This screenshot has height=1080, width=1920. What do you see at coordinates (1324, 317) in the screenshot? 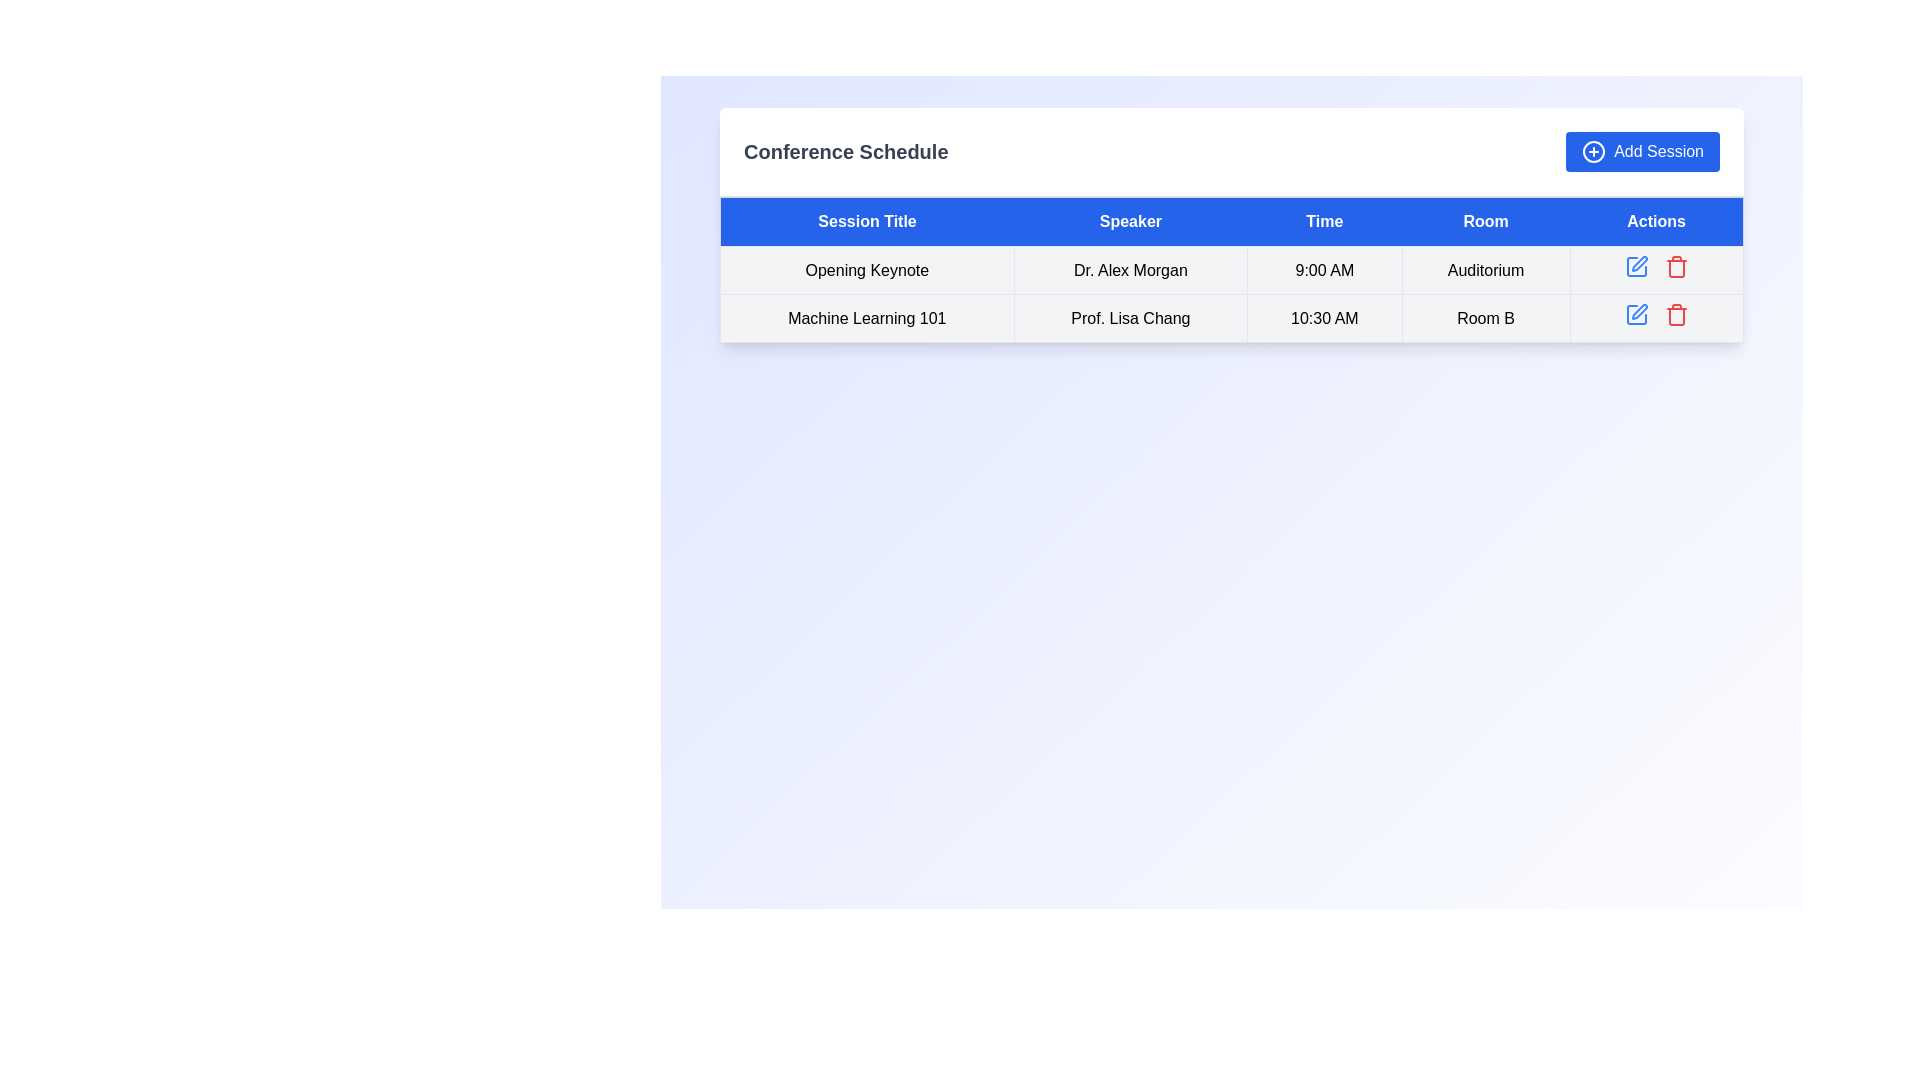
I see `the text label that provides time information for the associated session in the table, located in the second row under the 'Time' column` at bounding box center [1324, 317].